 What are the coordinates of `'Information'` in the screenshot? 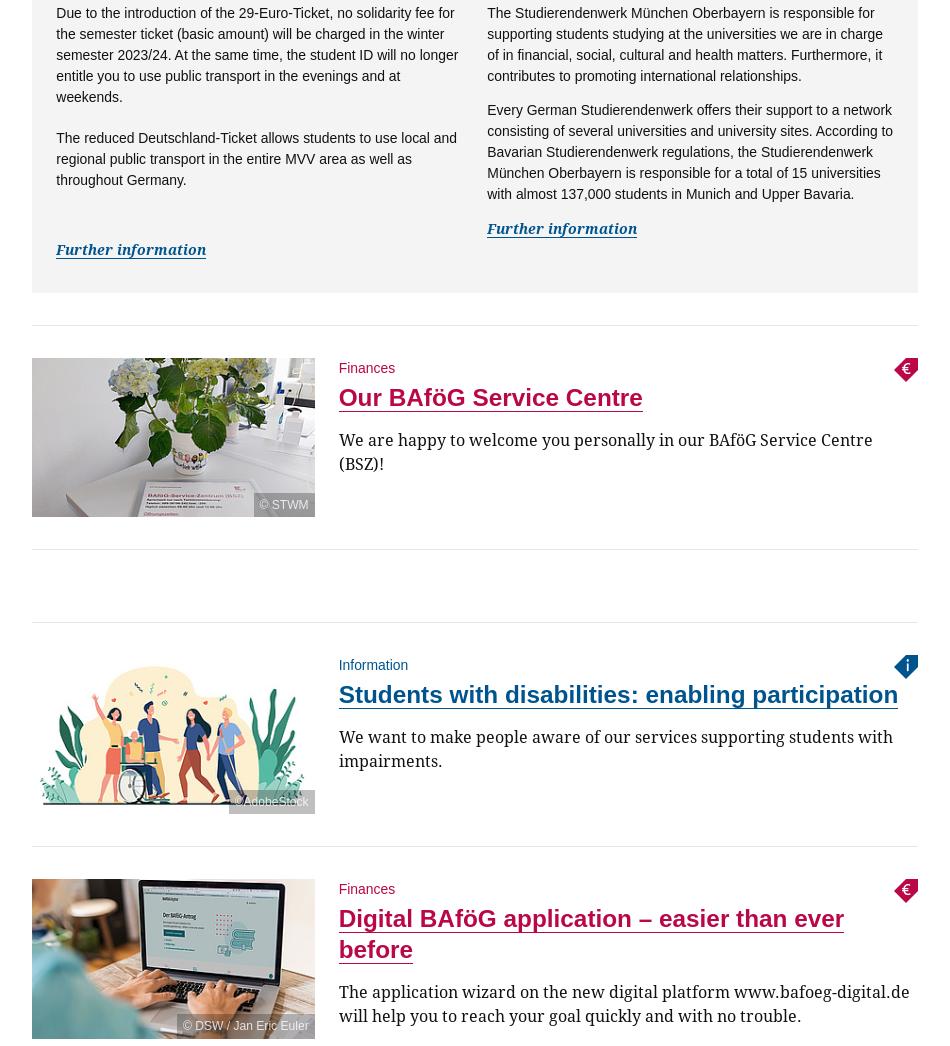 It's located at (371, 664).